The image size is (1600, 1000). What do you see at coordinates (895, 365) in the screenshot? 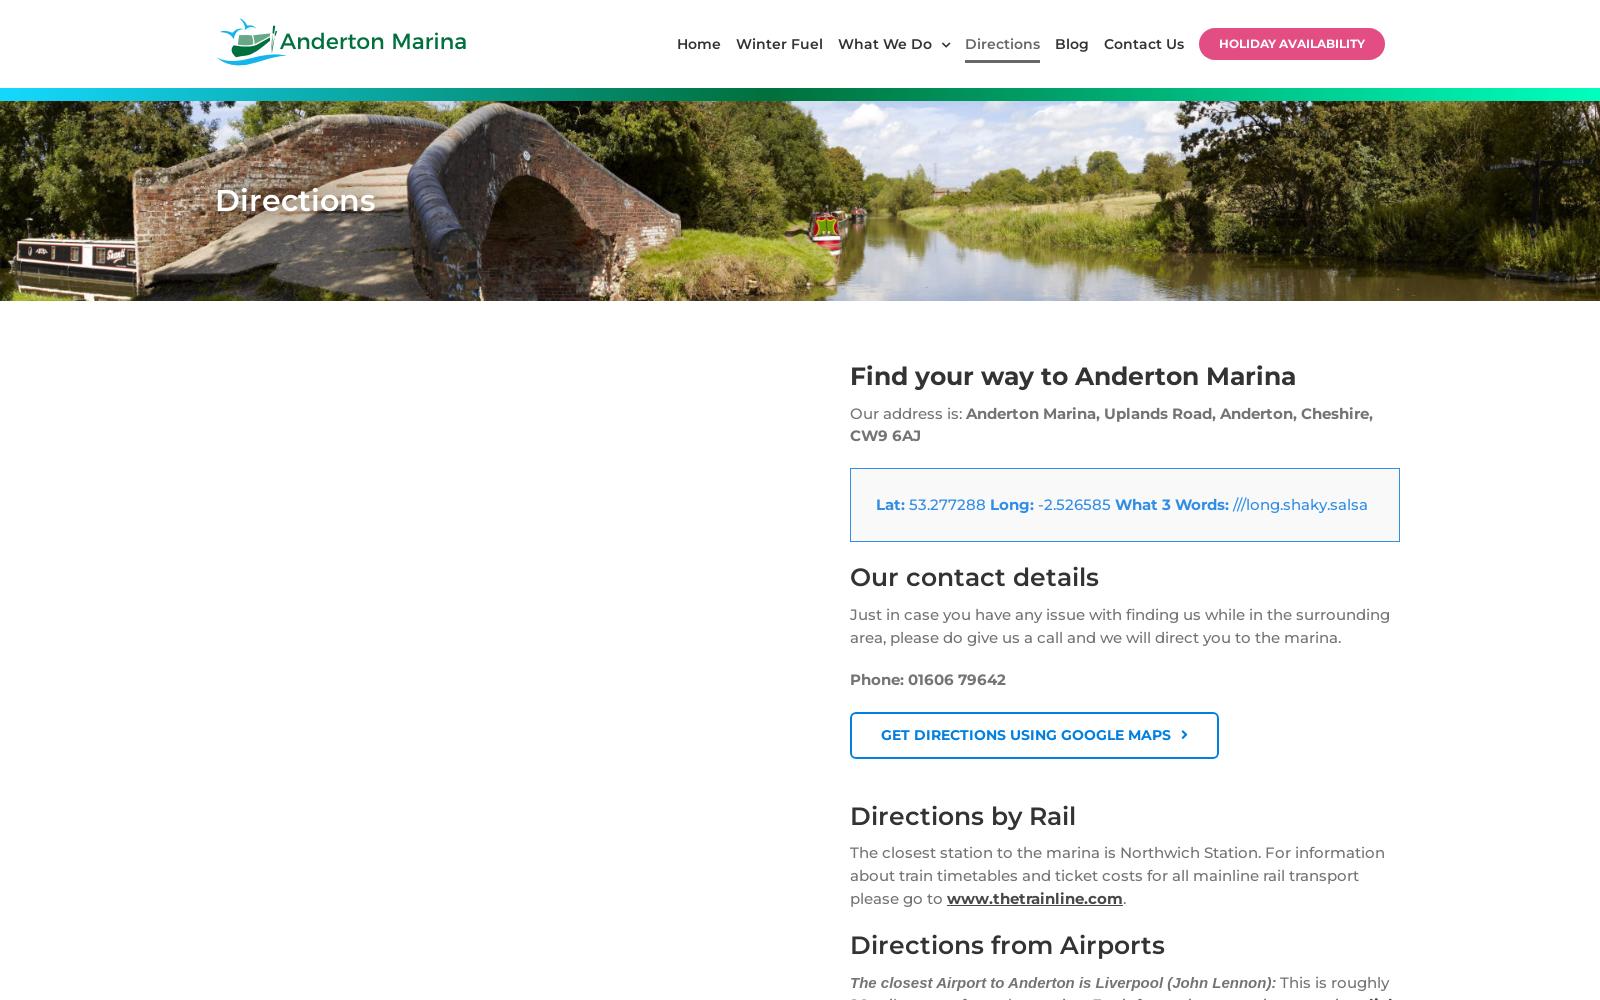
I see `'Holidays Overview'` at bounding box center [895, 365].